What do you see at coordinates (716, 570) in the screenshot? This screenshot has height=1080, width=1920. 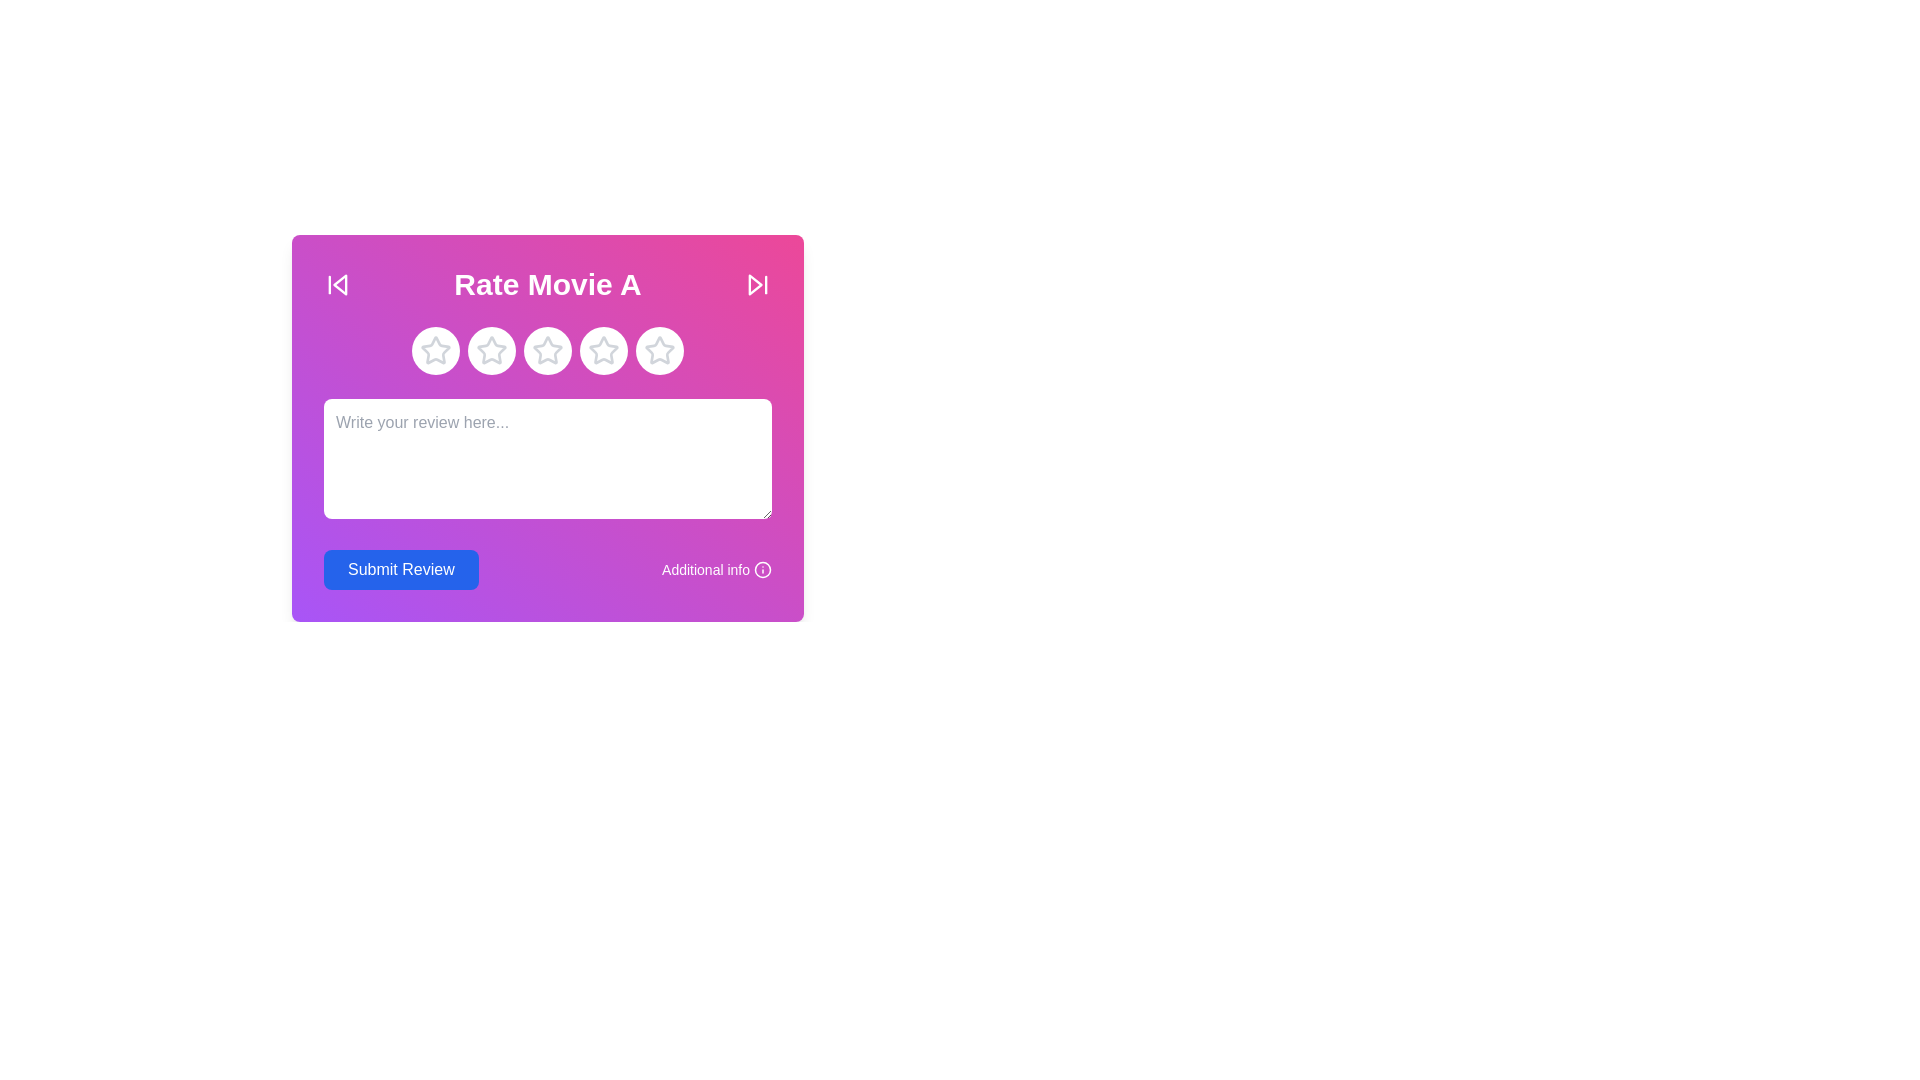 I see `the 'Additional info' button with a white text on a purple background, which has an information icon to its right` at bounding box center [716, 570].